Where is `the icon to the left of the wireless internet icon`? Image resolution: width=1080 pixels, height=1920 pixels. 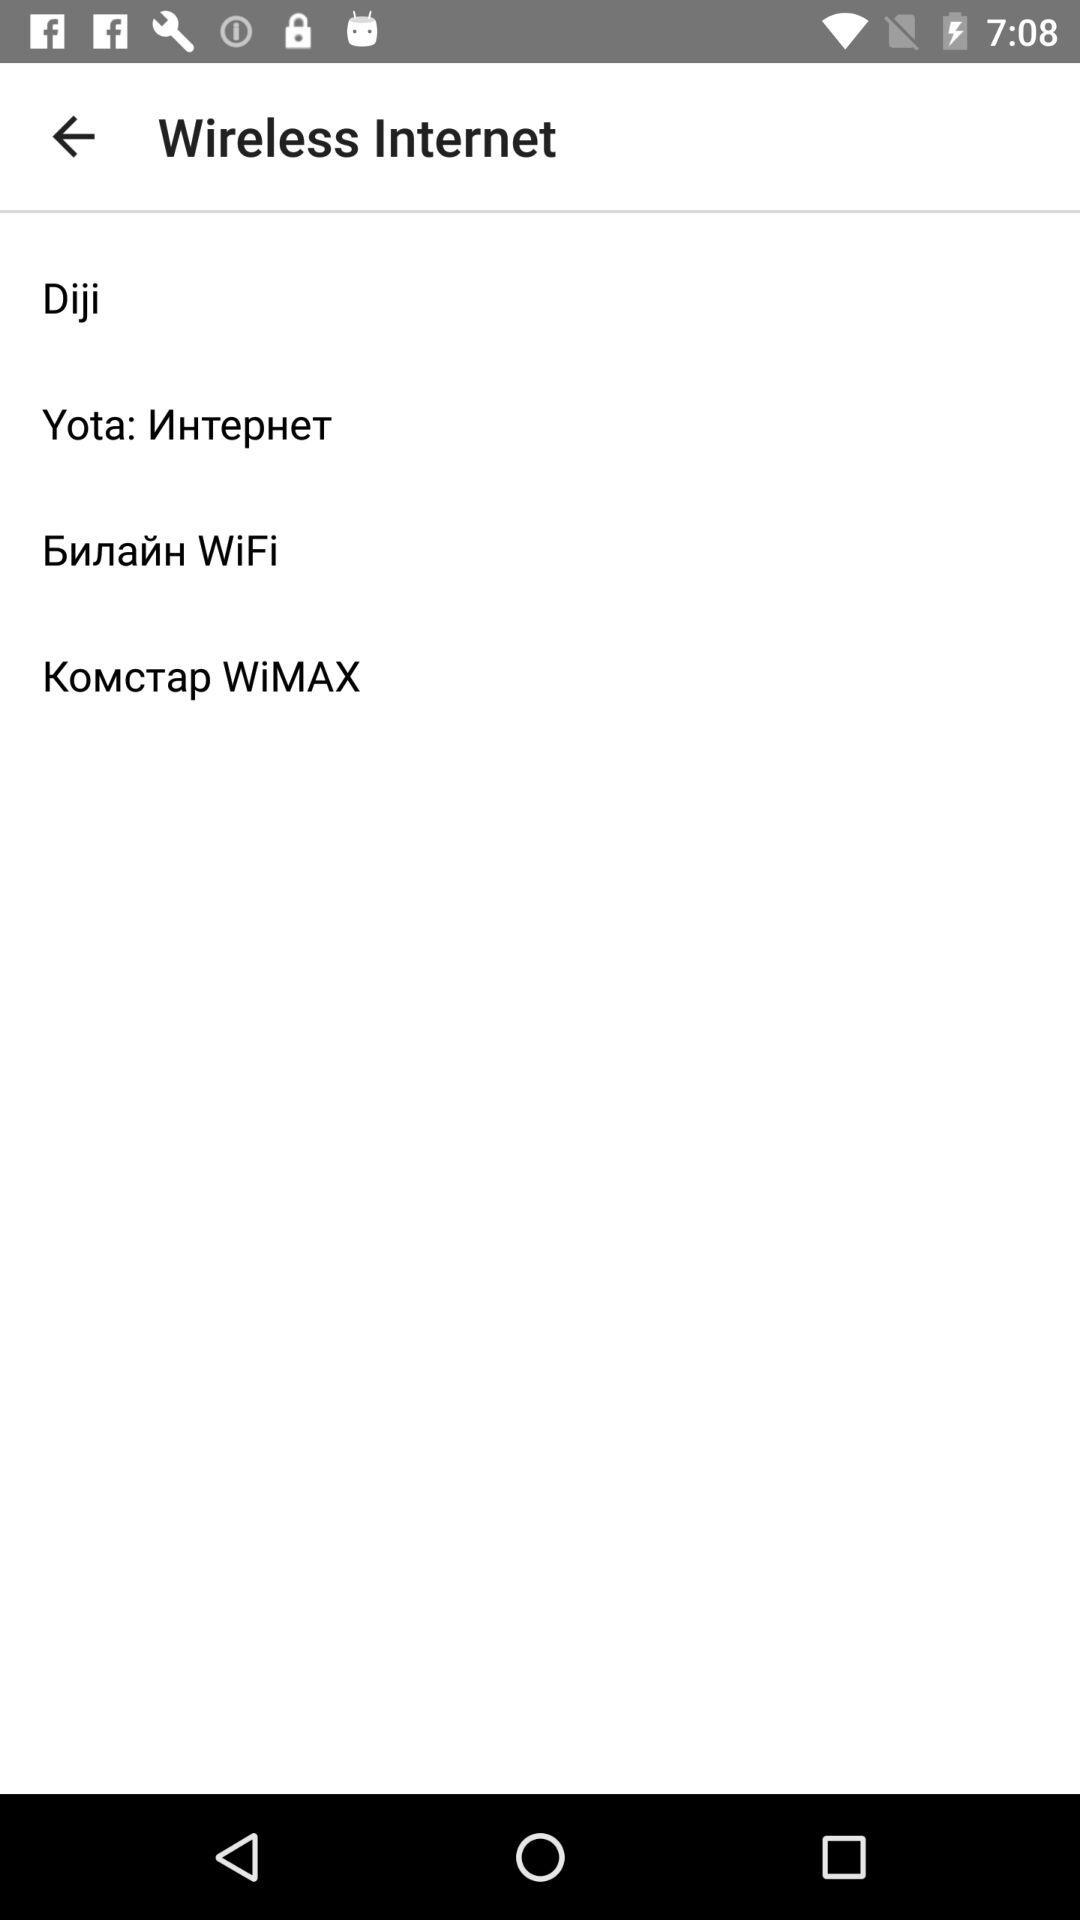
the icon to the left of the wireless internet icon is located at coordinates (72, 135).